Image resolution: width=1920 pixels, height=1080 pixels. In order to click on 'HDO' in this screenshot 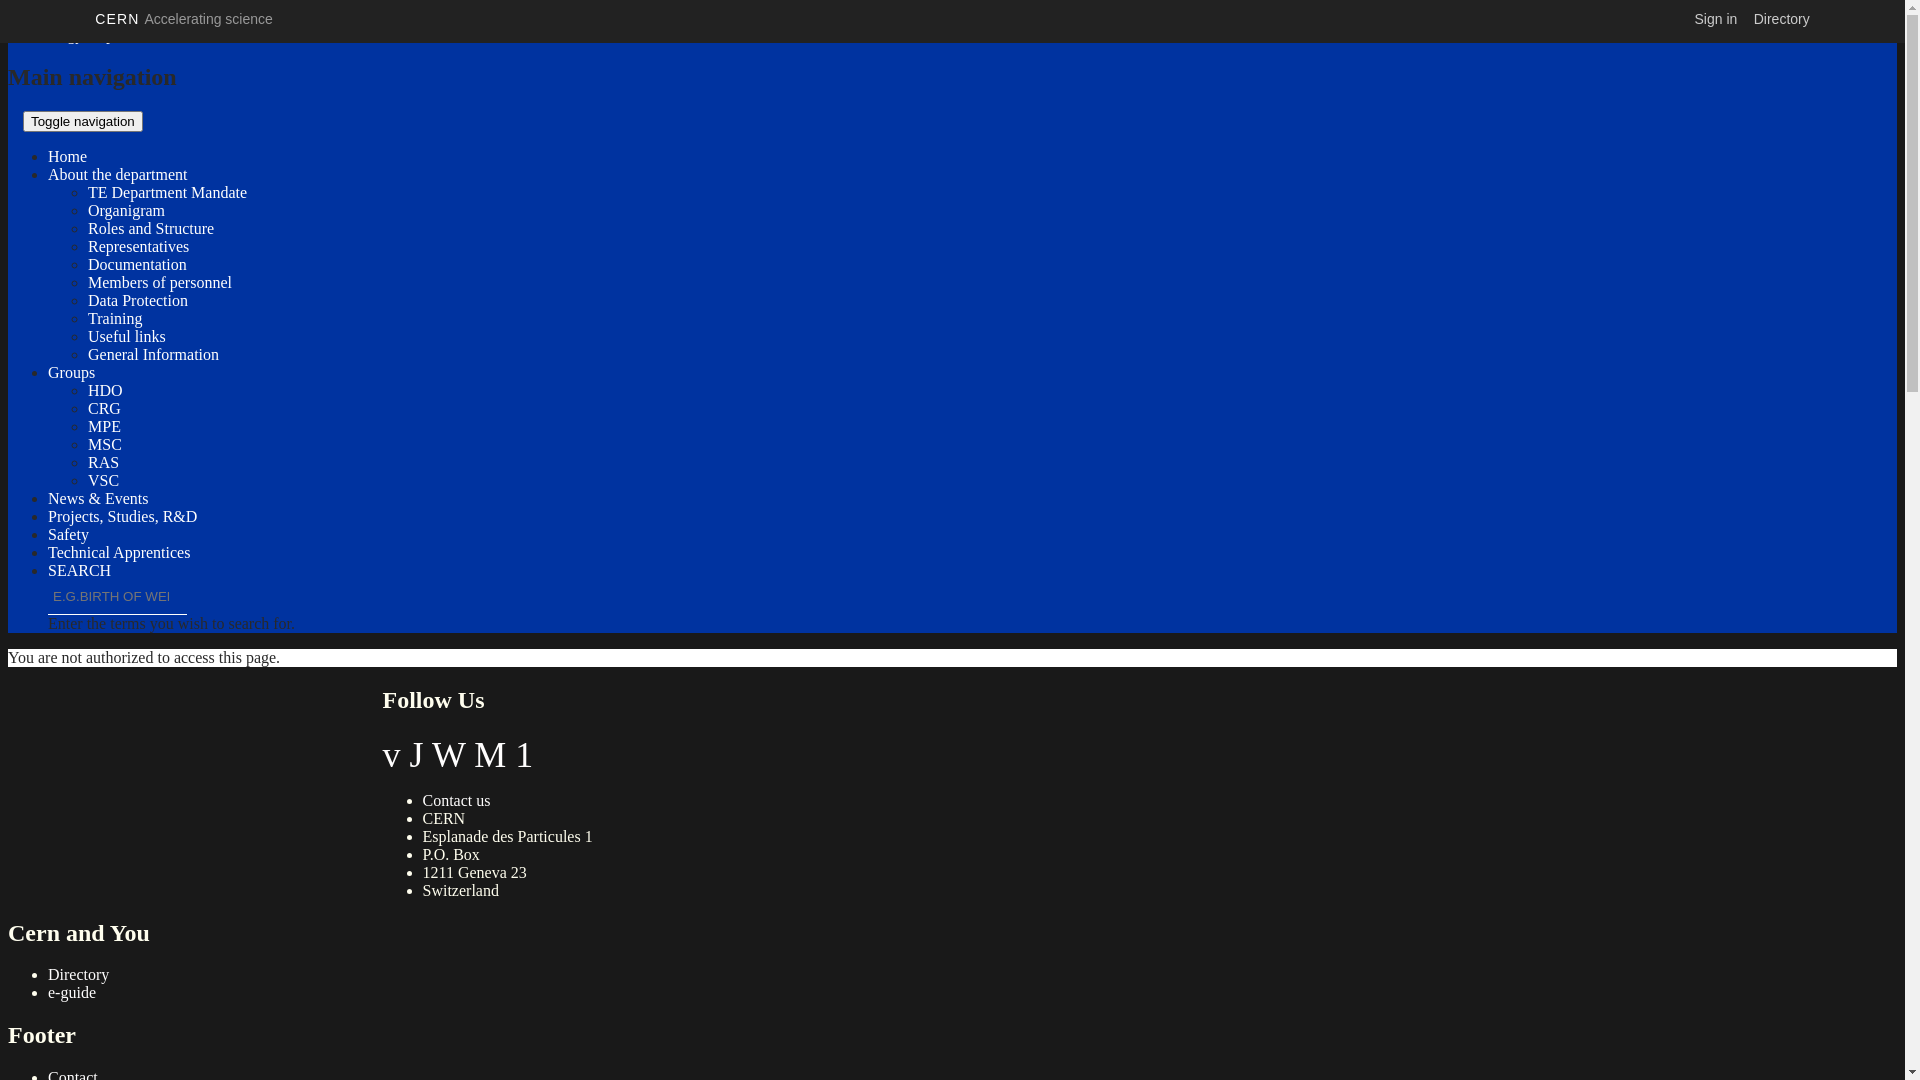, I will do `click(104, 390)`.